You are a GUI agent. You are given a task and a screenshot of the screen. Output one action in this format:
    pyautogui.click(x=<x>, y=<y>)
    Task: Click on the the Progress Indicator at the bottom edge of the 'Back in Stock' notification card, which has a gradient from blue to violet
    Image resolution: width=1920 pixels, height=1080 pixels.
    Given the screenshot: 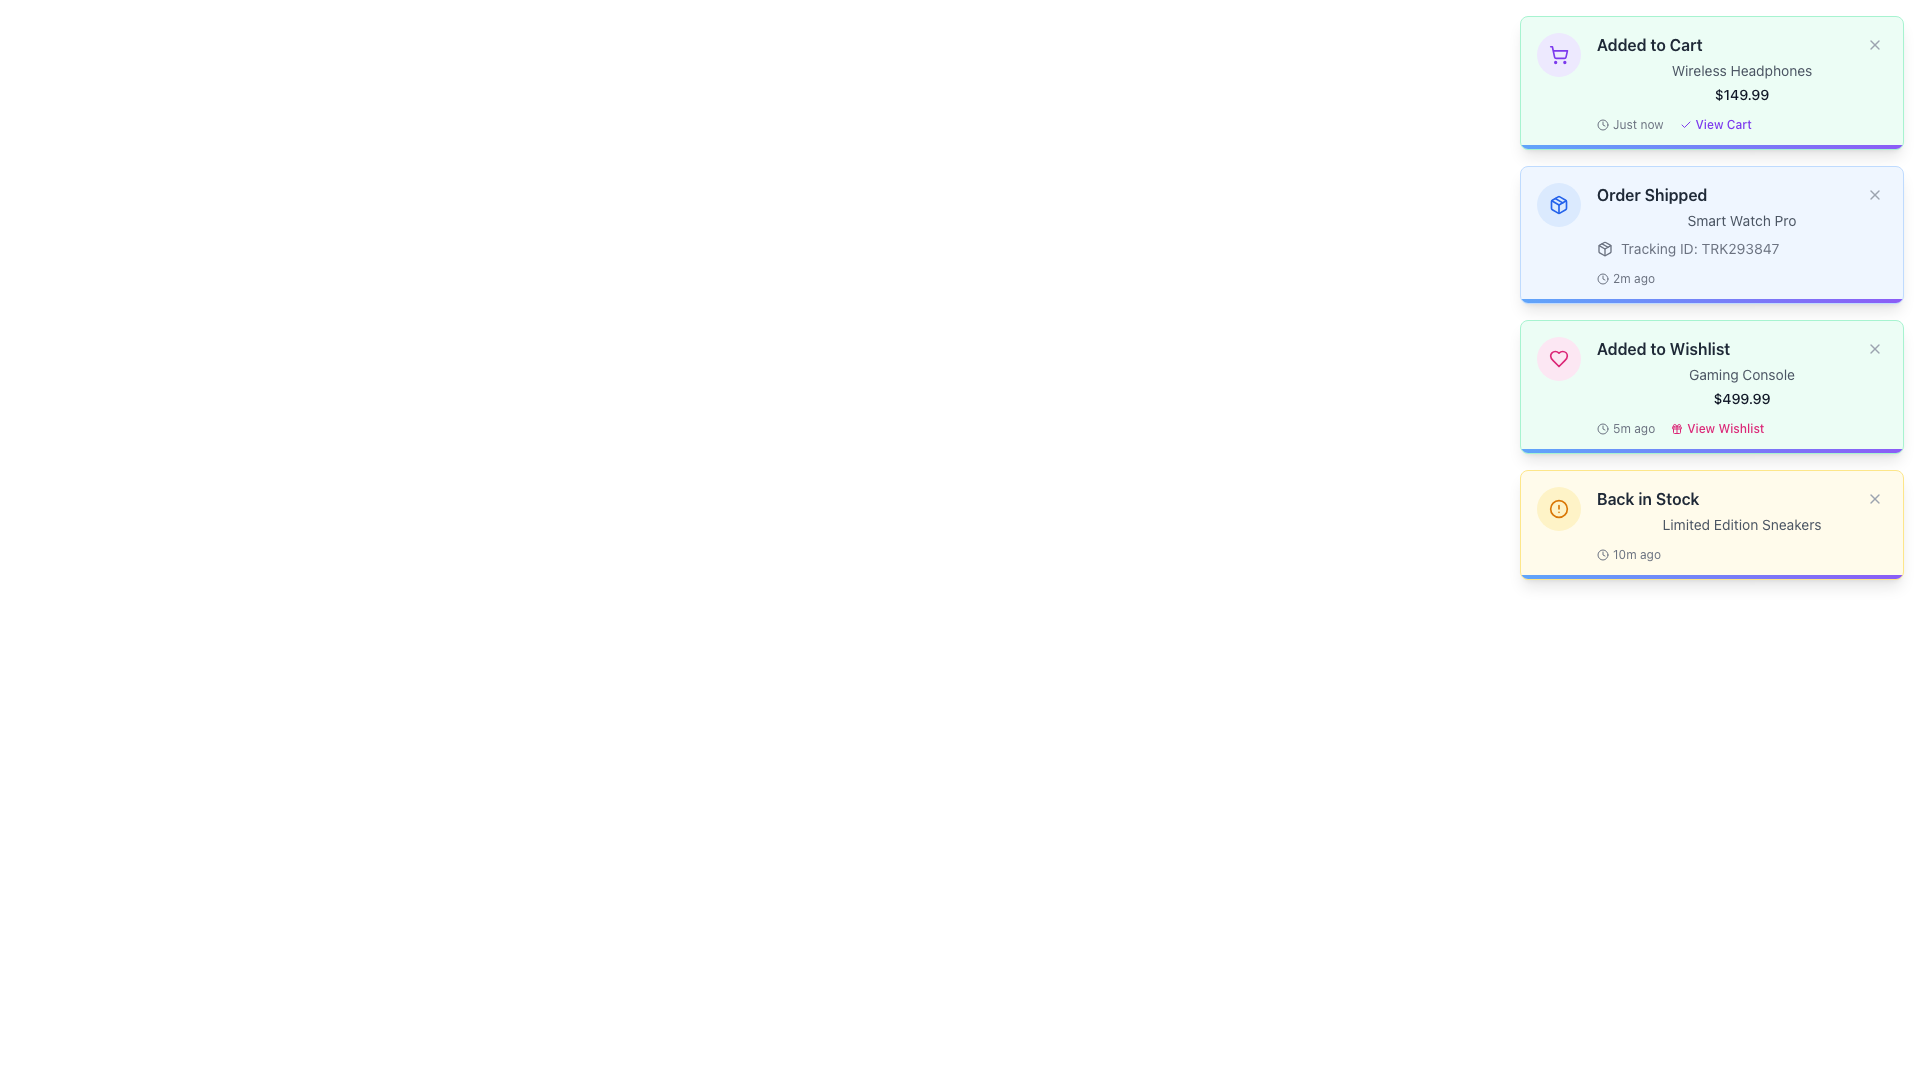 What is the action you would take?
    pyautogui.click(x=1711, y=577)
    